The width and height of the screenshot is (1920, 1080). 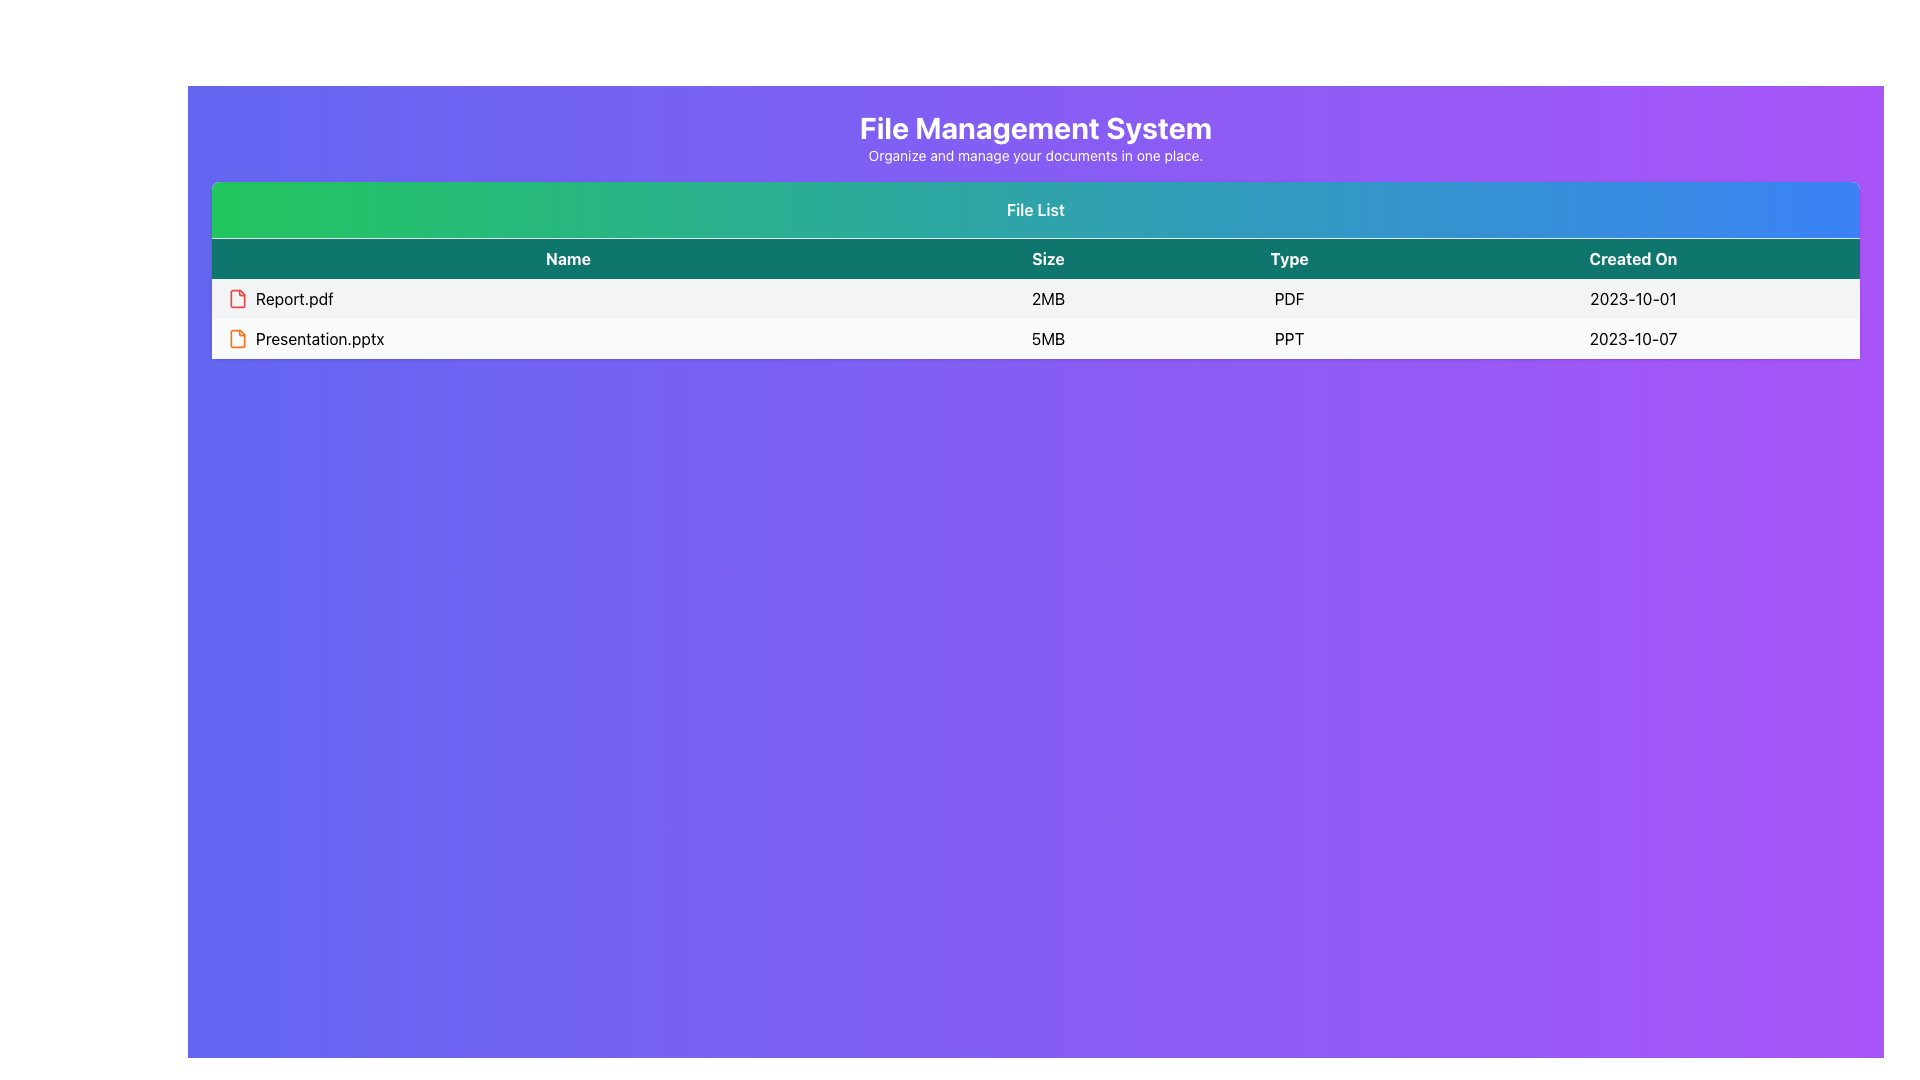 What do you see at coordinates (240, 299) in the screenshot?
I see `the small red file sheet icon located to the left of 'Report.pdf' in the first row of the table` at bounding box center [240, 299].